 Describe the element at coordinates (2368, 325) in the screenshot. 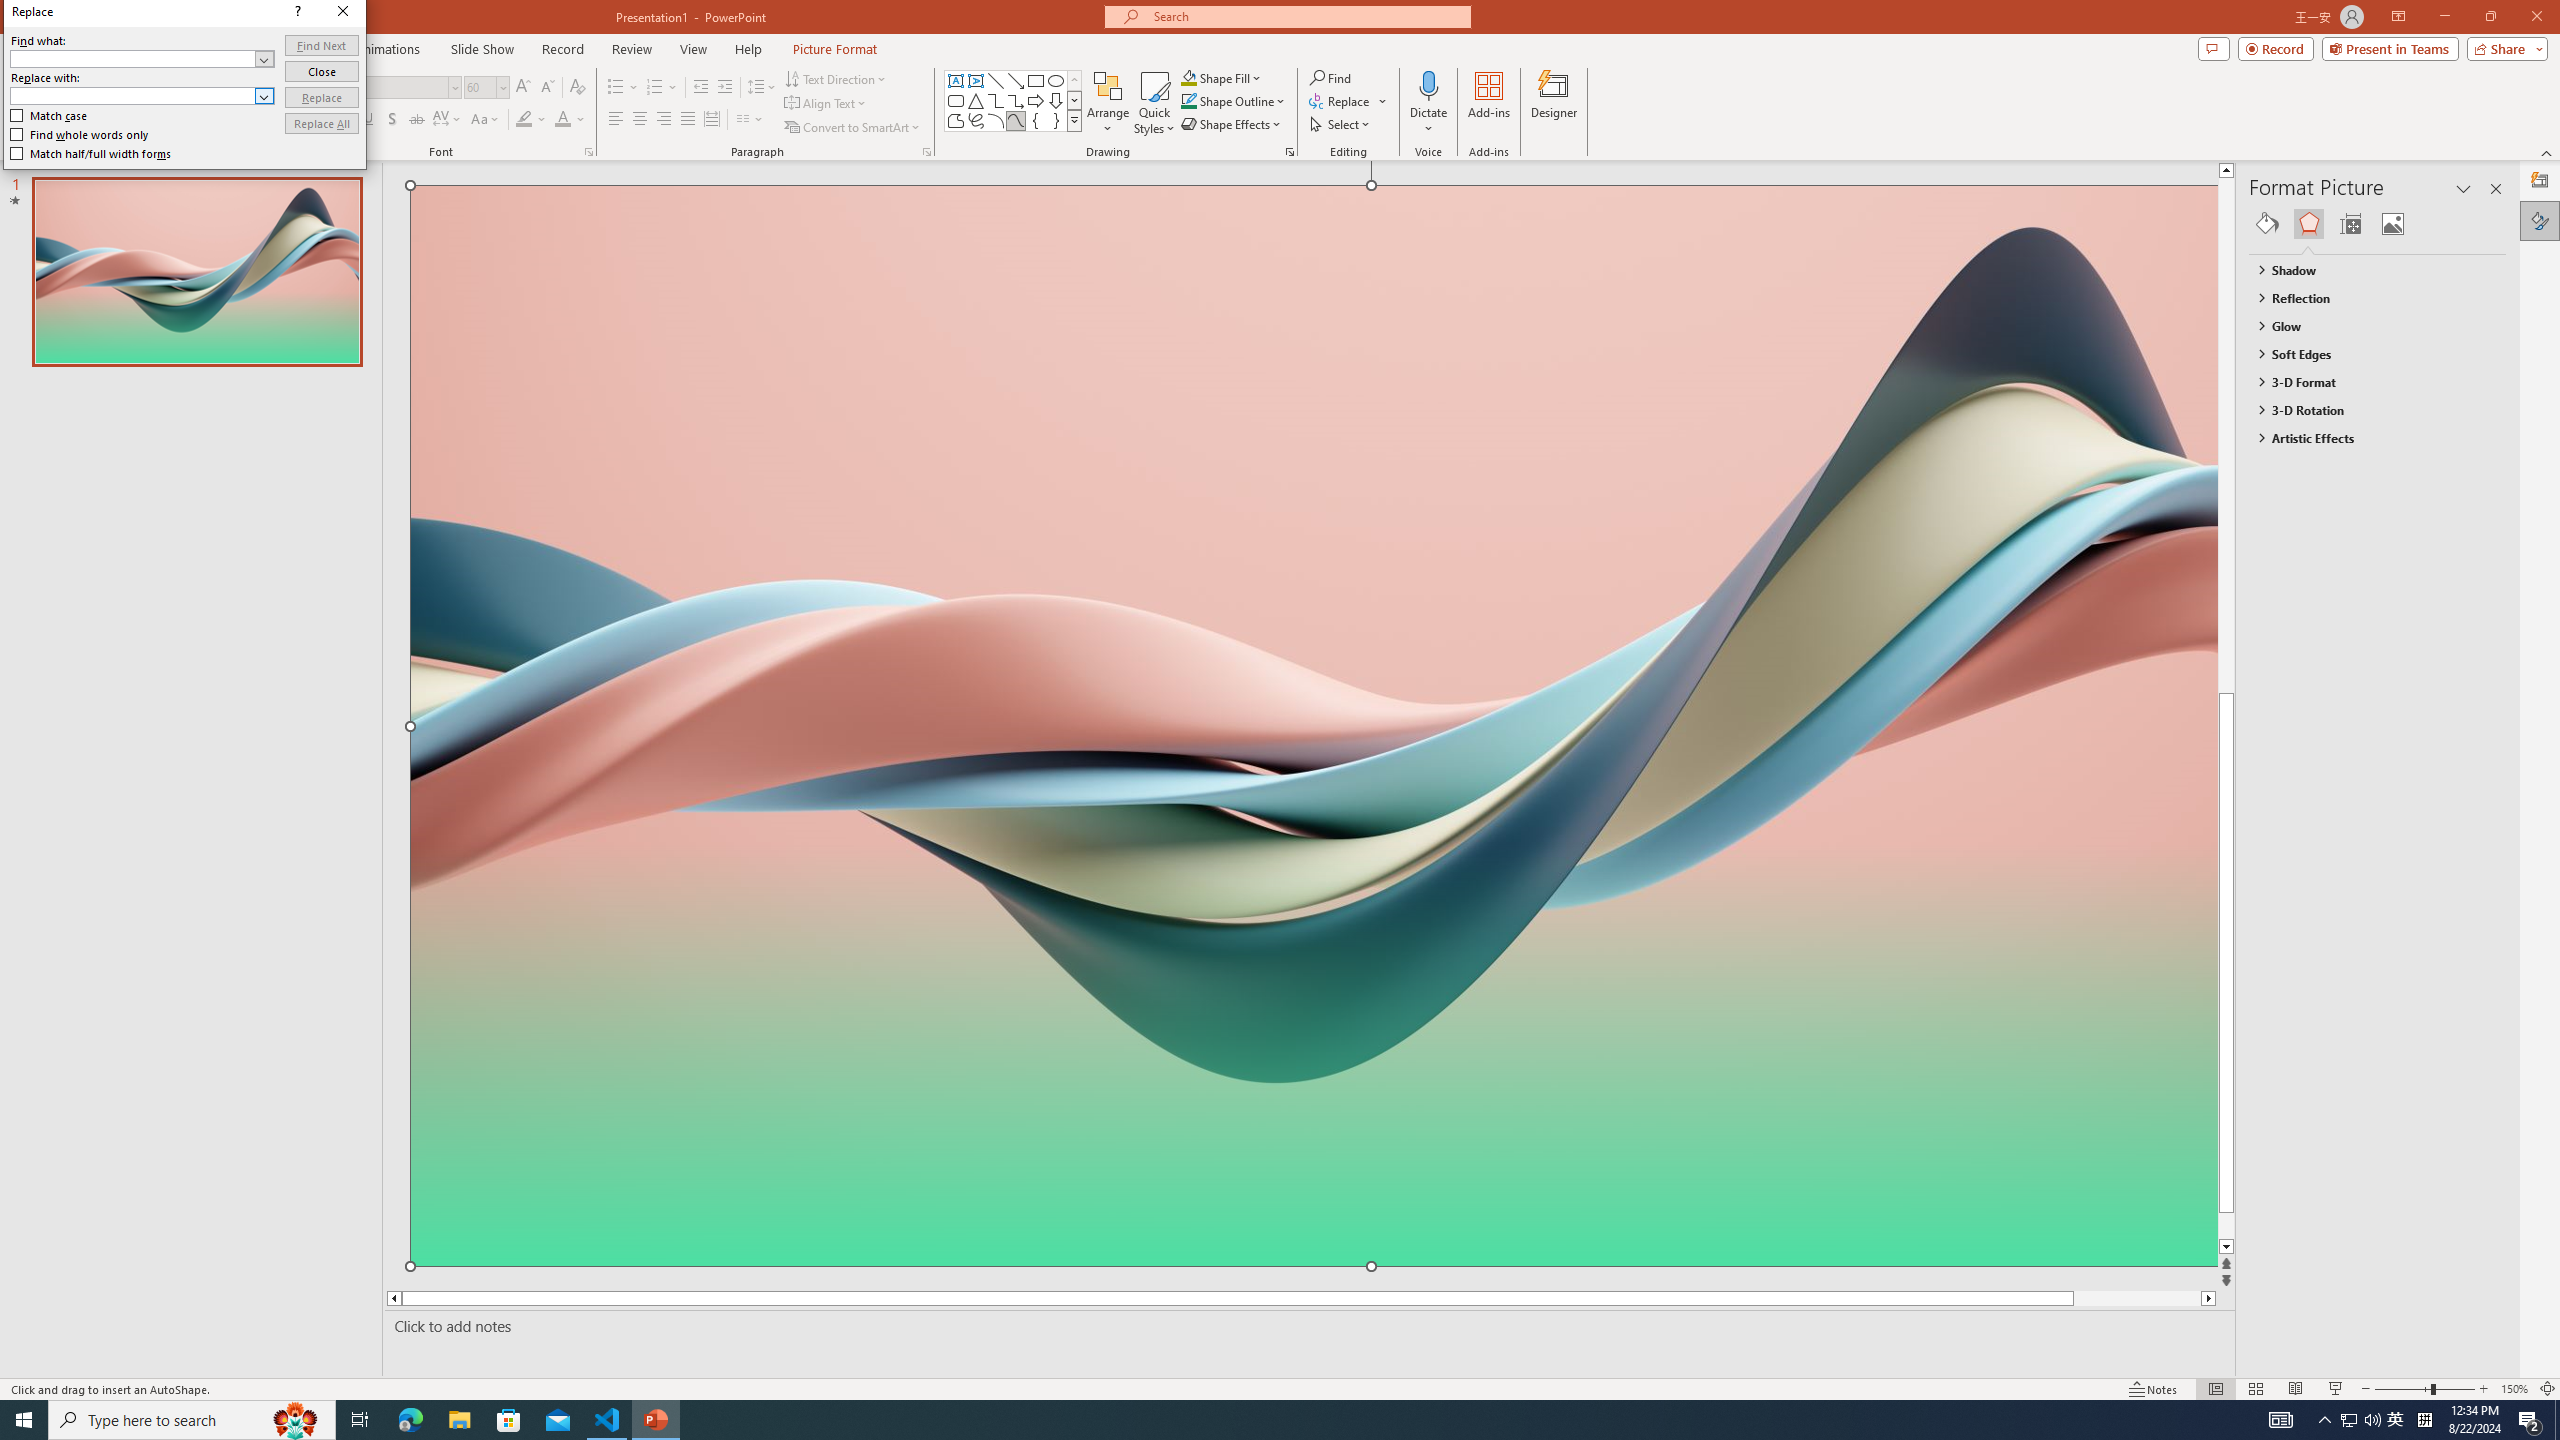

I see `'Glow'` at that location.